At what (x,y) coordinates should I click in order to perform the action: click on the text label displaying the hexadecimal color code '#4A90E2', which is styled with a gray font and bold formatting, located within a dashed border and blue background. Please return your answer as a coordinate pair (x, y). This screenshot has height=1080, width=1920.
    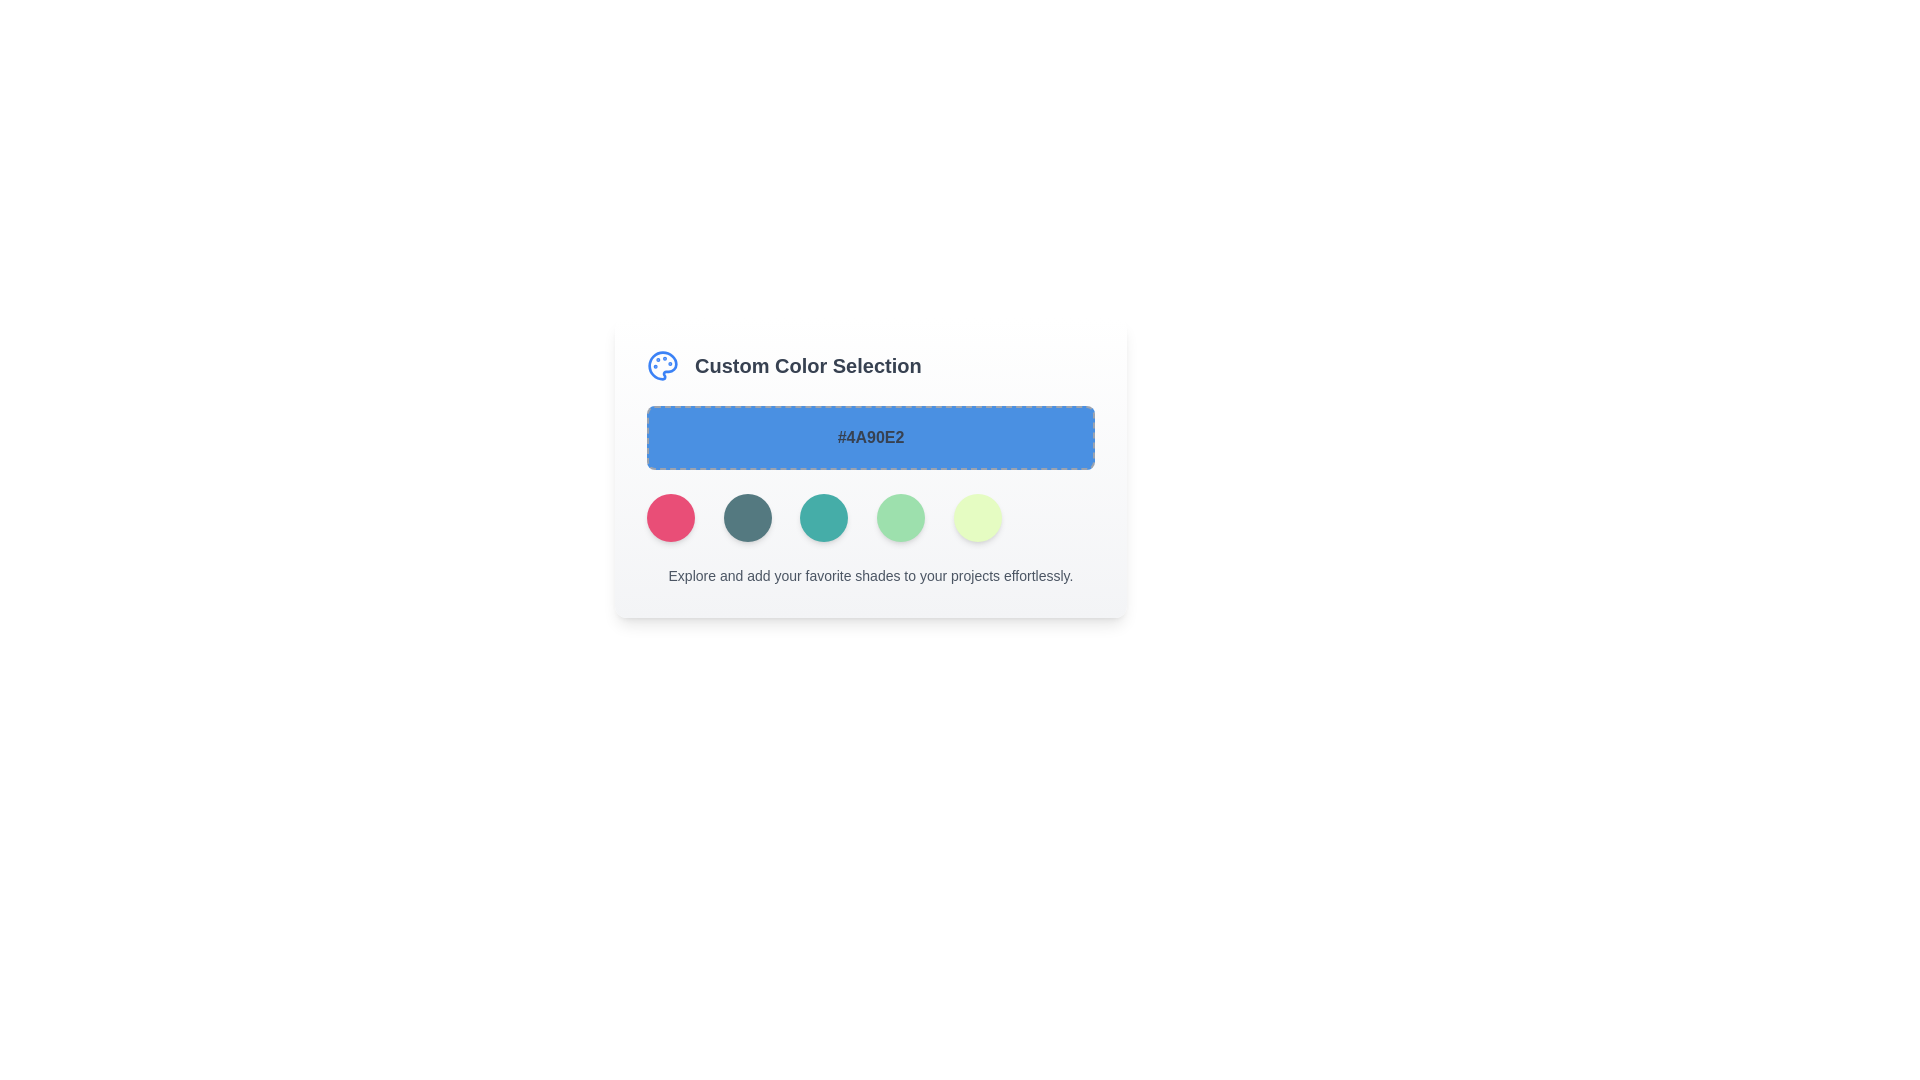
    Looking at the image, I should click on (870, 437).